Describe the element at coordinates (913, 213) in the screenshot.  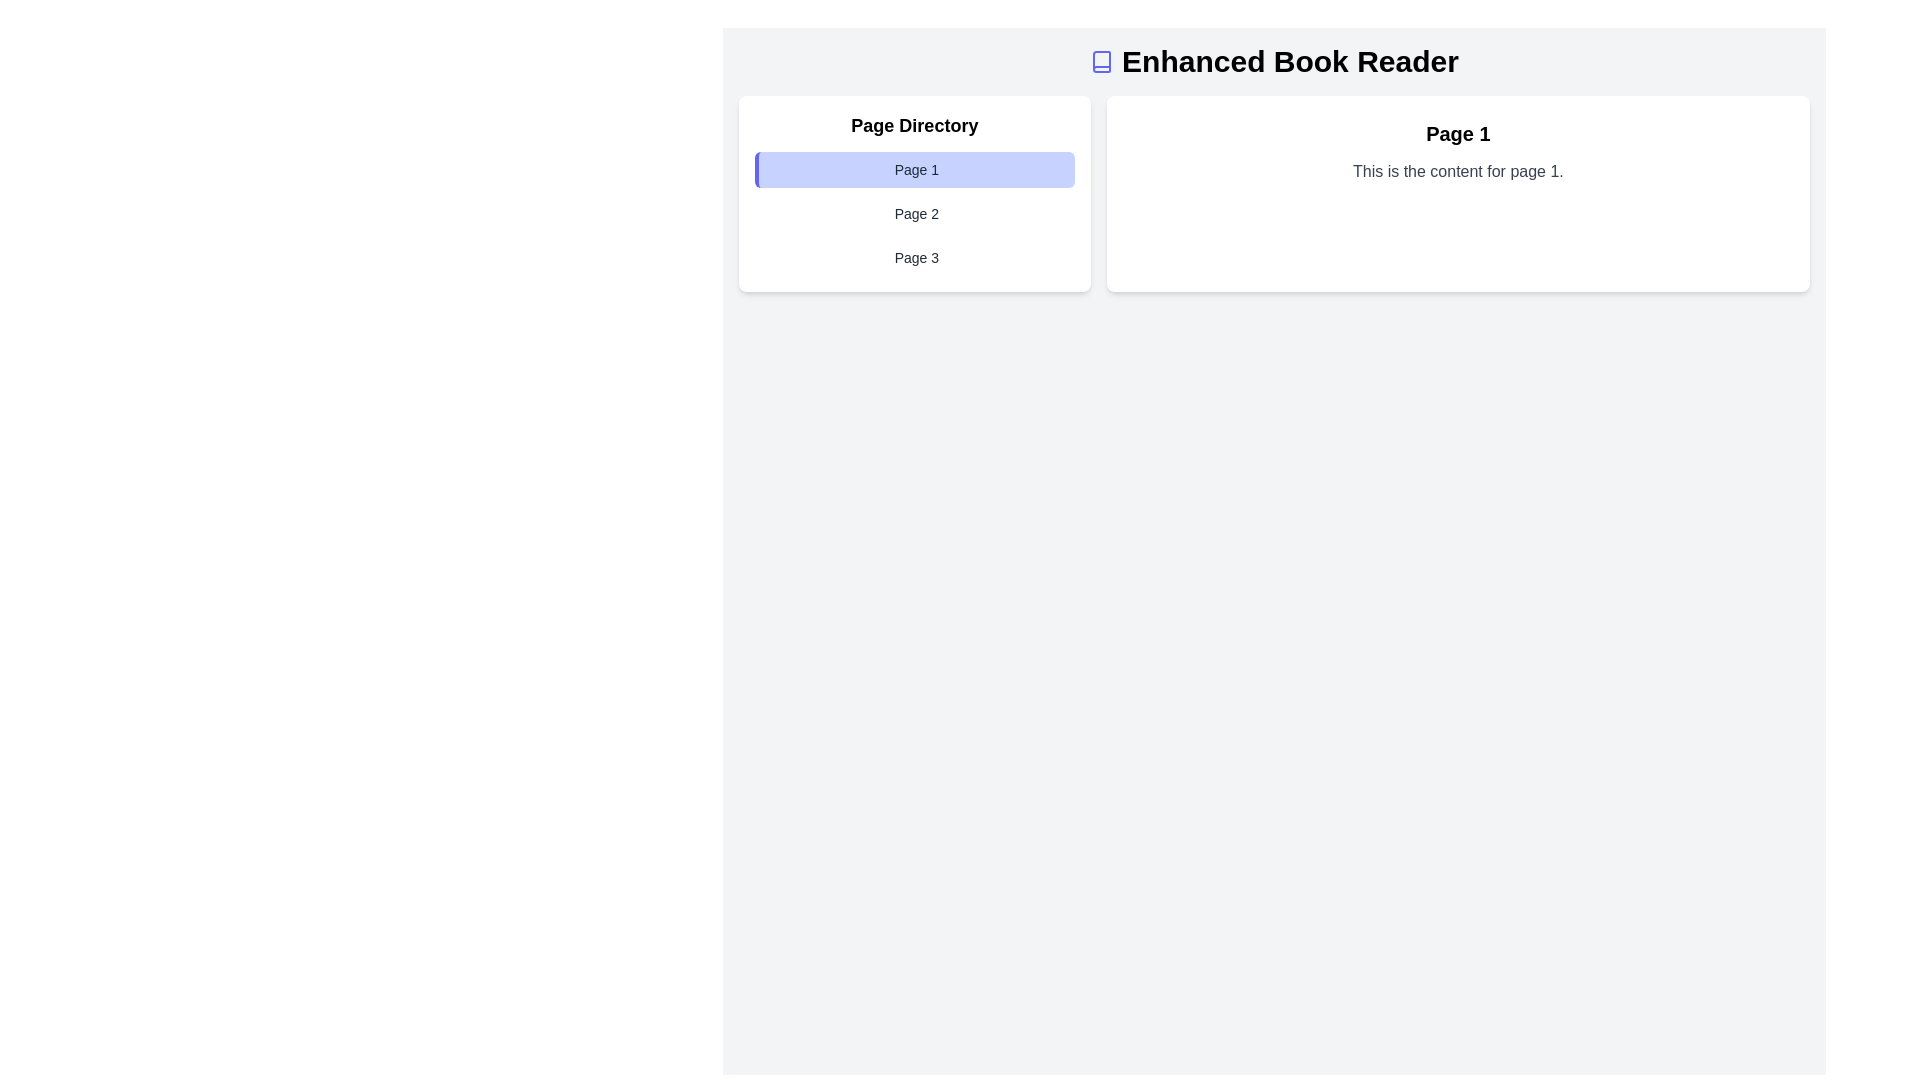
I see `the 'Page 2' navigation item in the 'Page Directory' card` at that location.